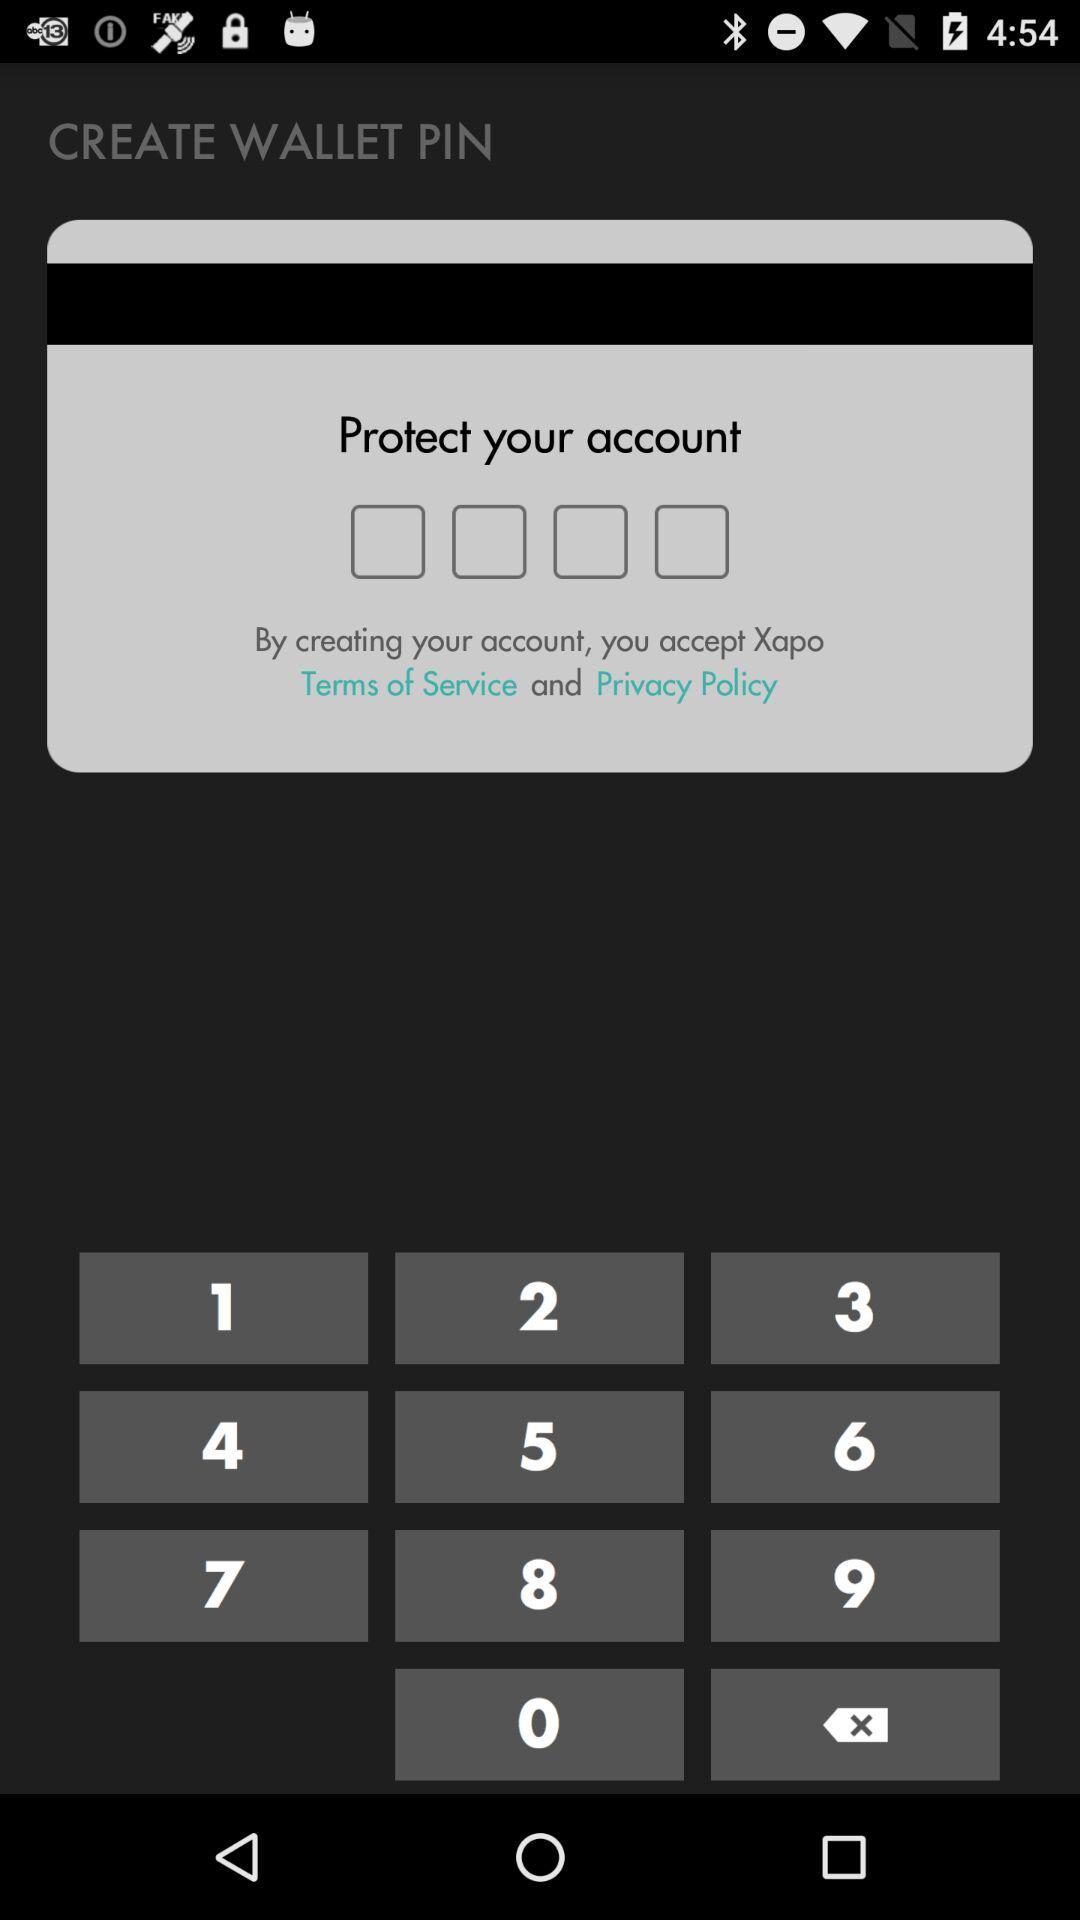 The image size is (1080, 1920). I want to click on number 1 key, so click(223, 1308).